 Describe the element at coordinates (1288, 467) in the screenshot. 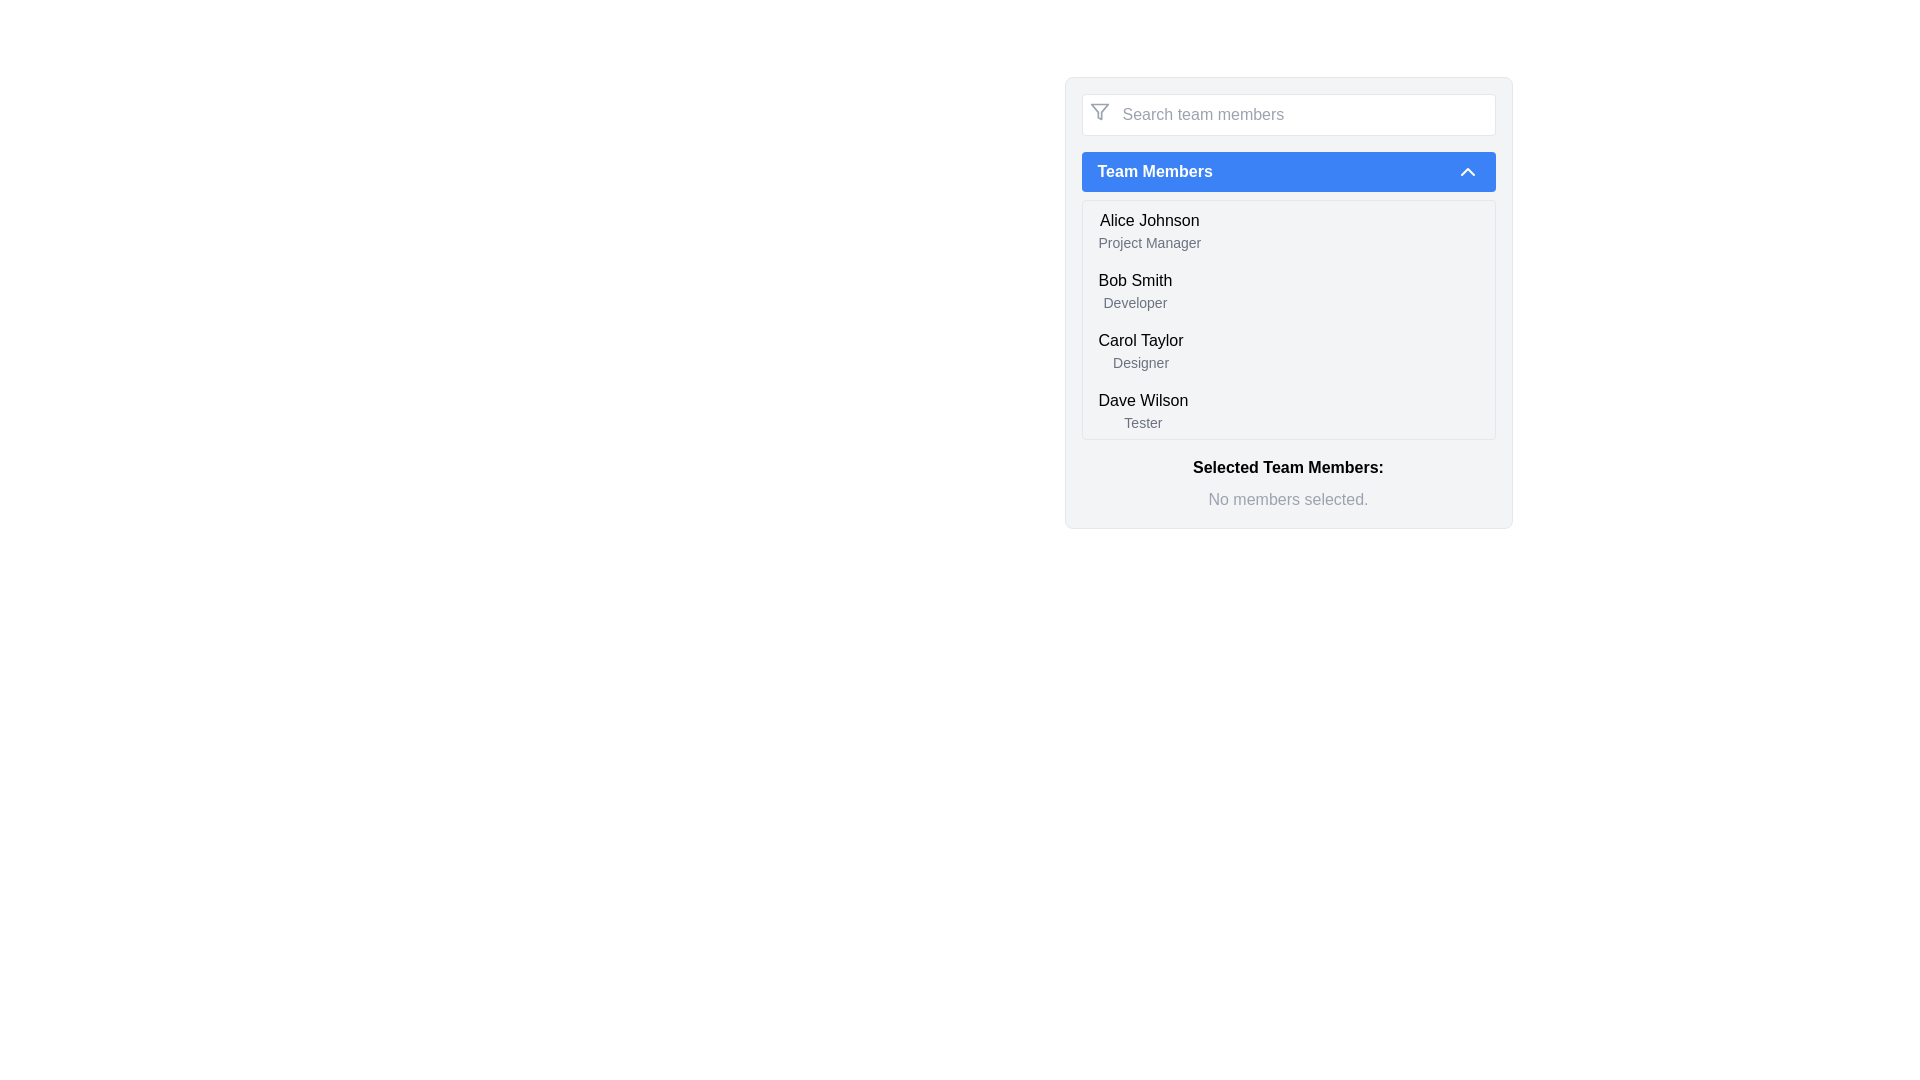

I see `the text label 'Selected Team Members:' which is bold and located above the grayed-out text 'No members selected.' in the team members panel` at that location.